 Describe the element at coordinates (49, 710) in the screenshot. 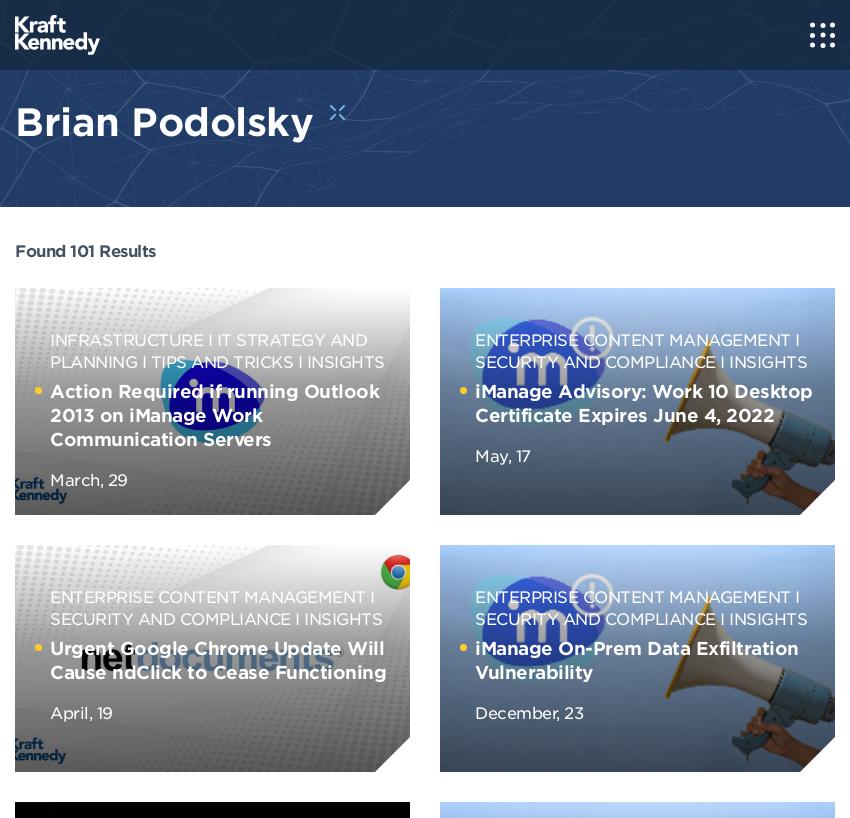

I see `'April, 19'` at that location.